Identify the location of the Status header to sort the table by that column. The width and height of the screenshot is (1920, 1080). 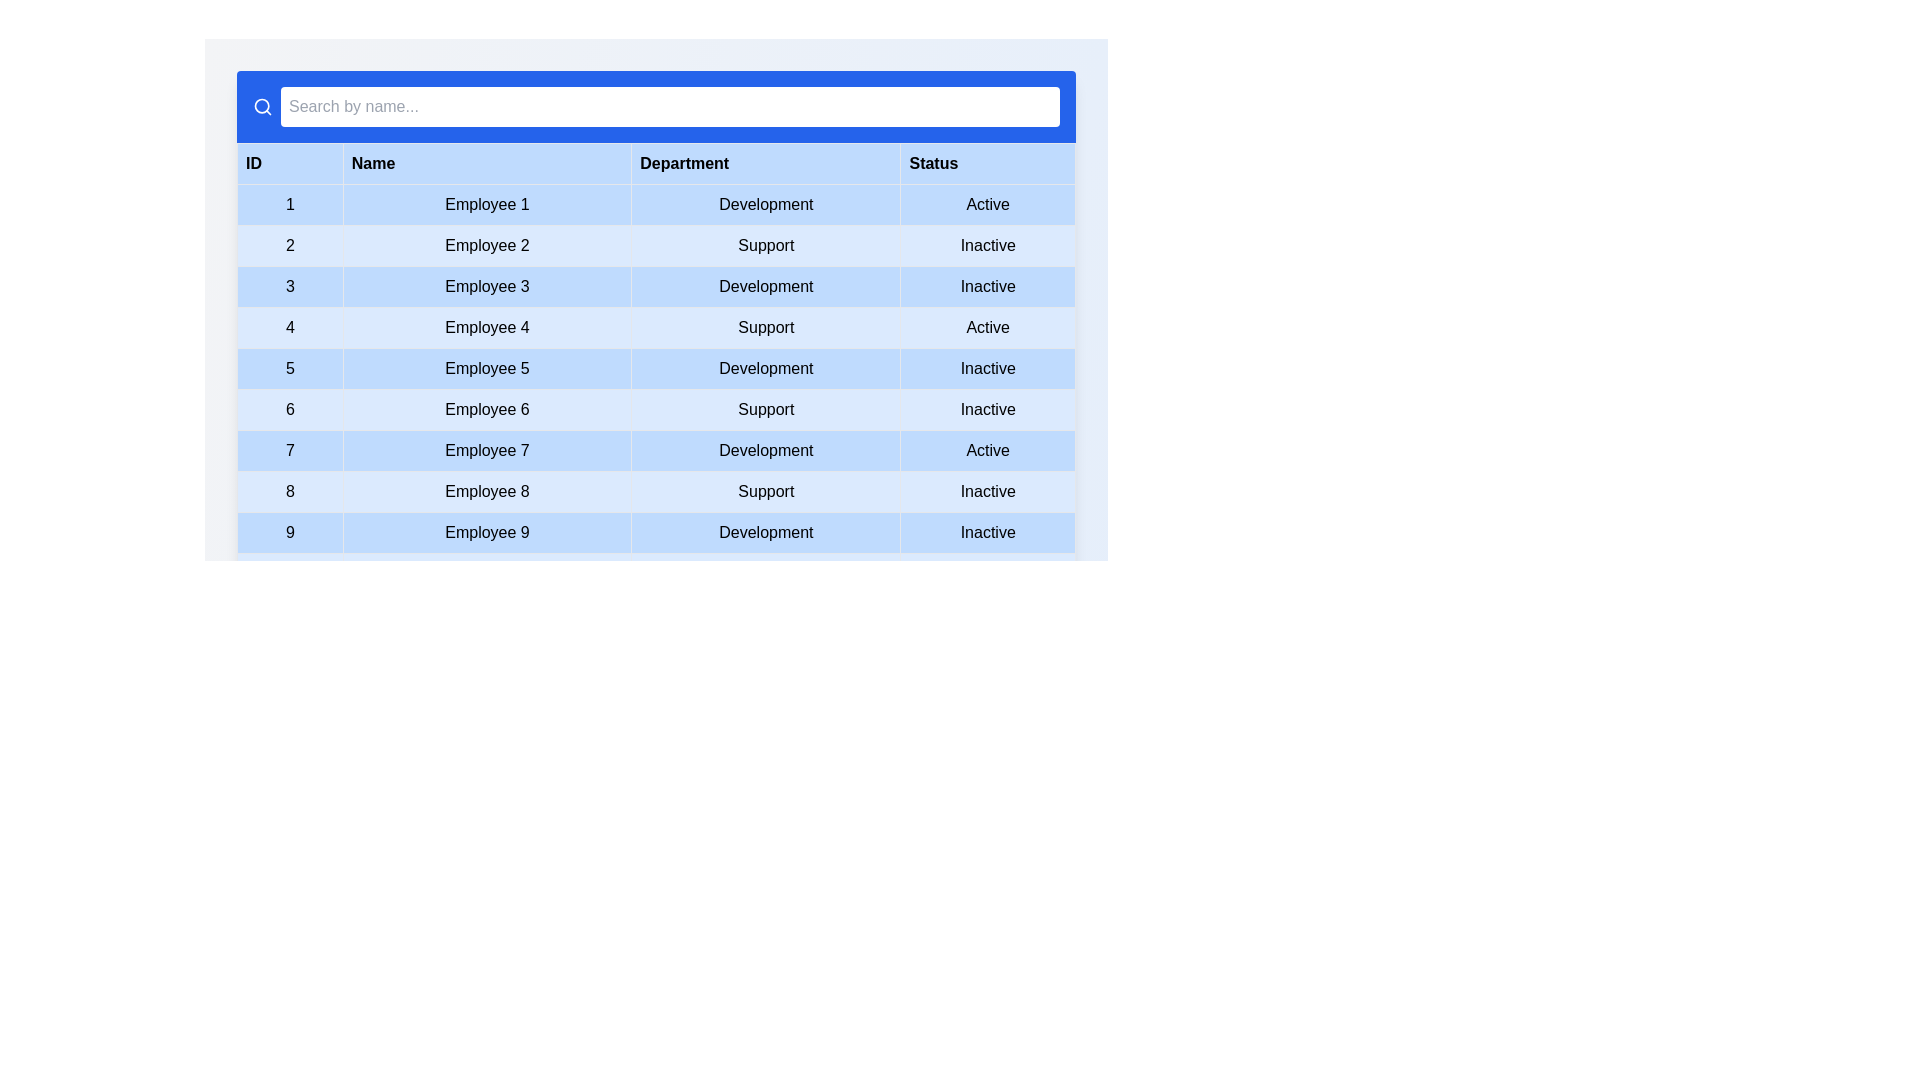
(988, 163).